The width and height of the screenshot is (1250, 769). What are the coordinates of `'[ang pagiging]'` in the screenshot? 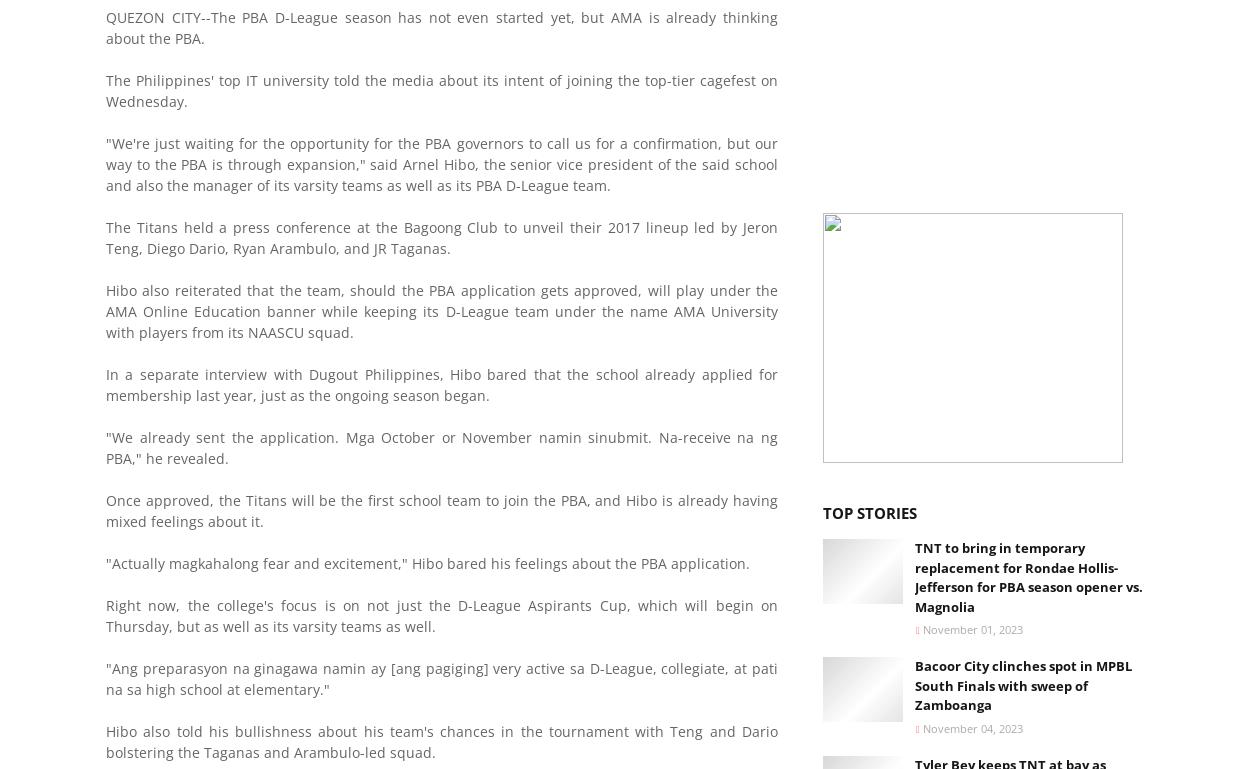 It's located at (438, 666).